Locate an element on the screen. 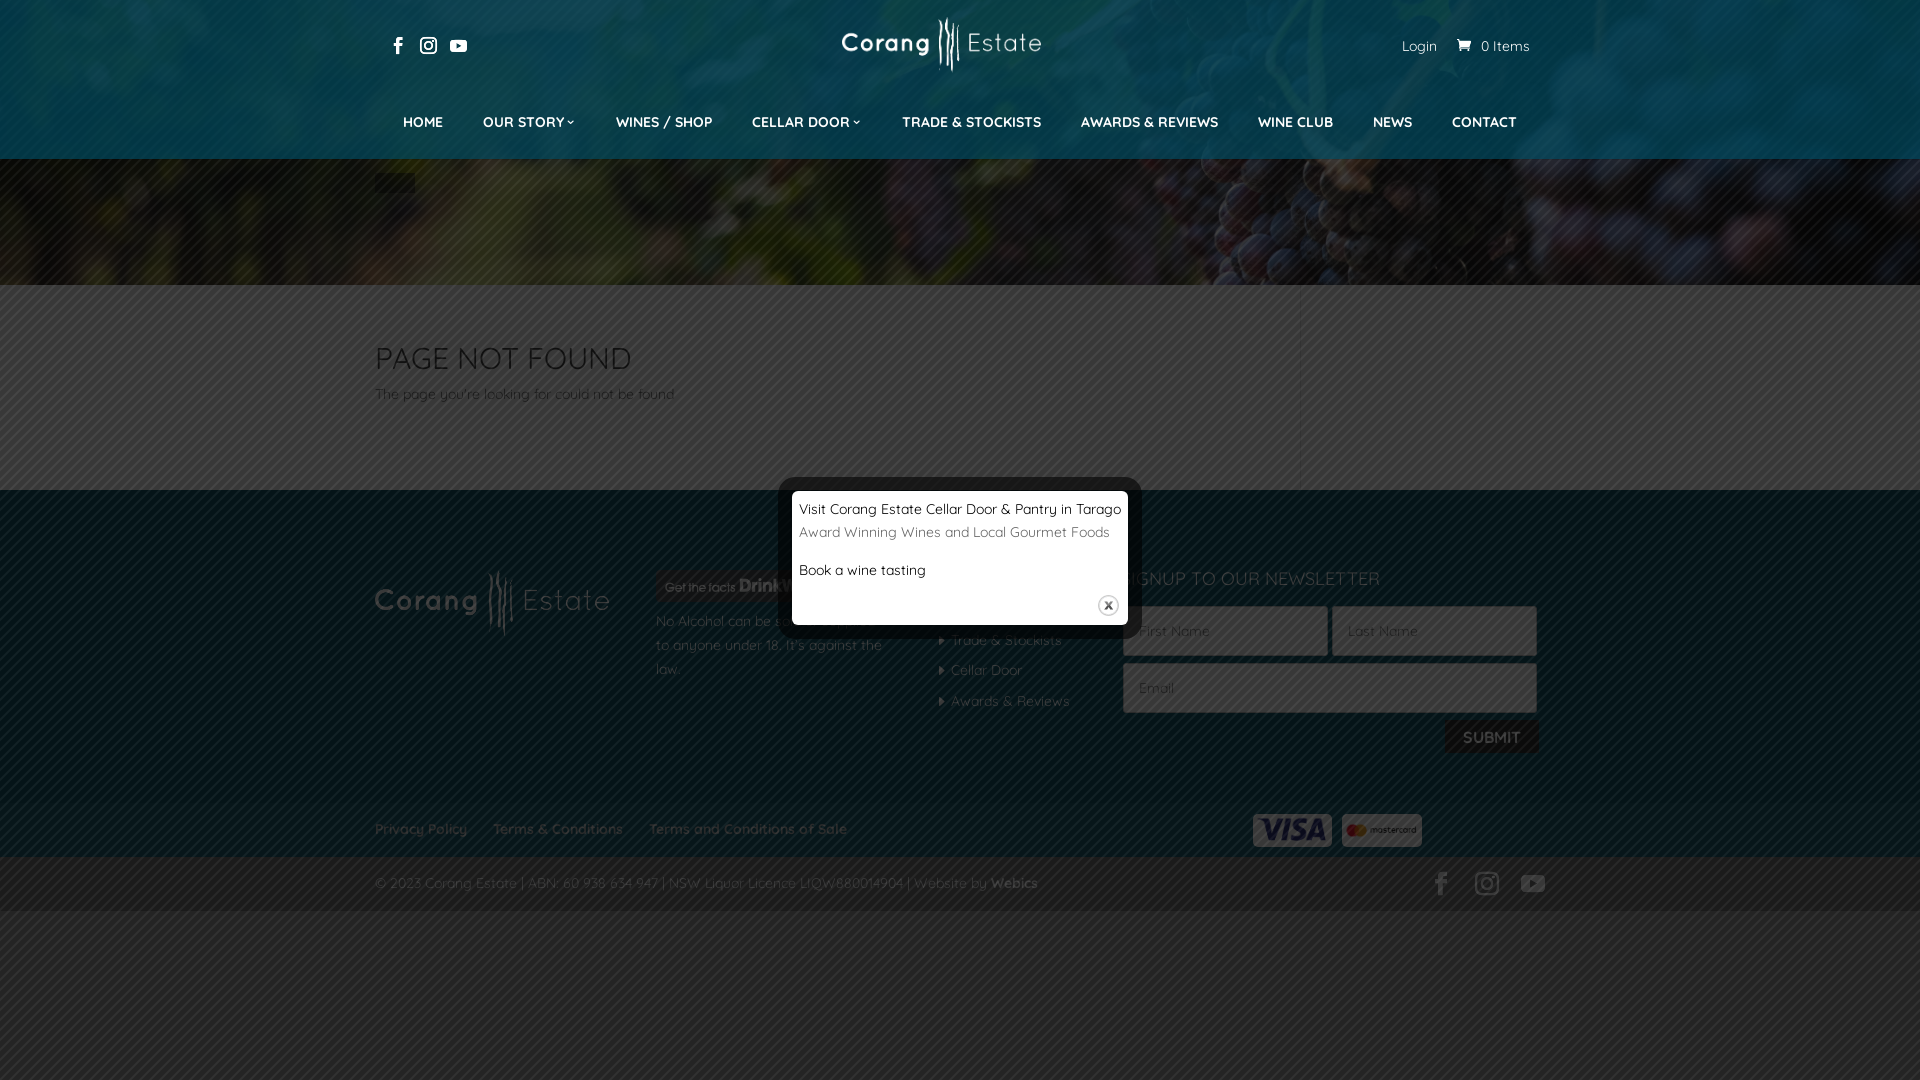 This screenshot has width=1920, height=1080. 'Close' is located at coordinates (1097, 604).